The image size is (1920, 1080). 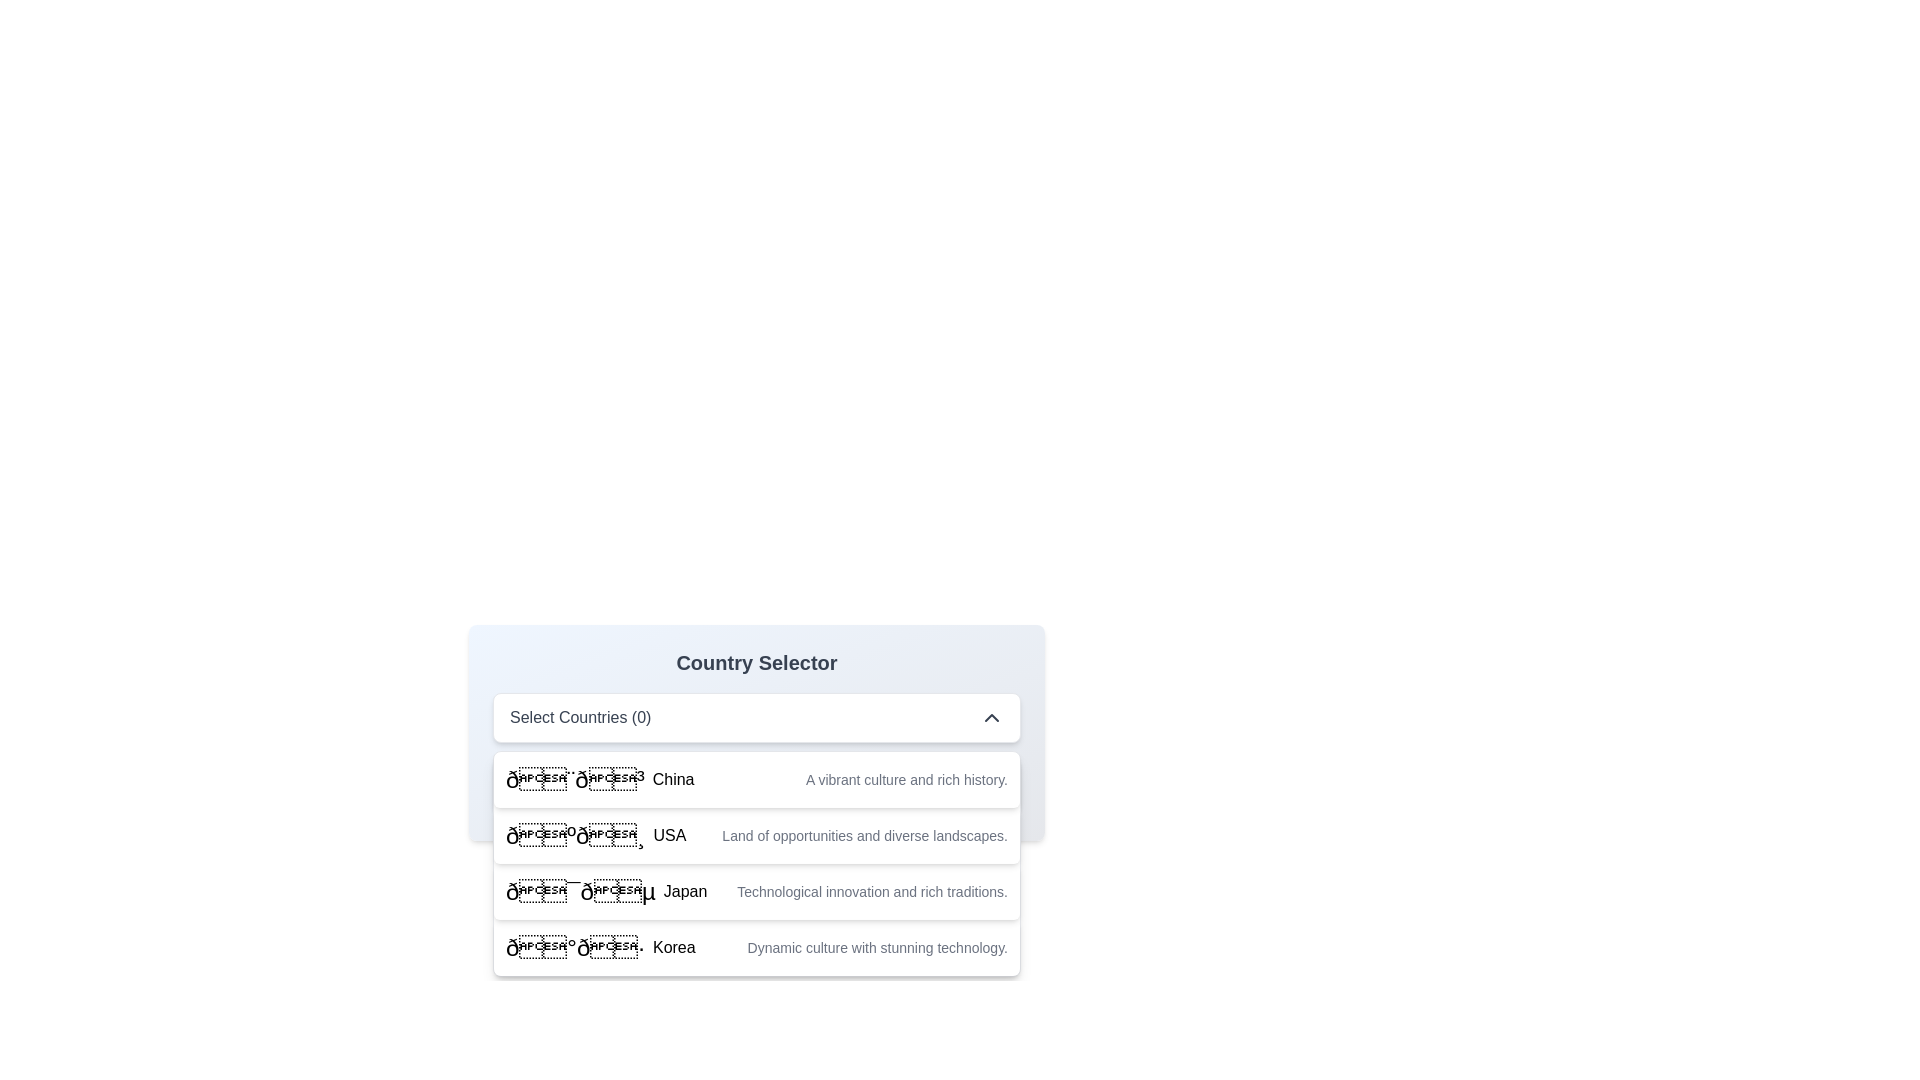 I want to click on the static text providing descriptive information about 'USA' in the country selection interface, located directly below the label with an emoji flag, so click(x=865, y=836).